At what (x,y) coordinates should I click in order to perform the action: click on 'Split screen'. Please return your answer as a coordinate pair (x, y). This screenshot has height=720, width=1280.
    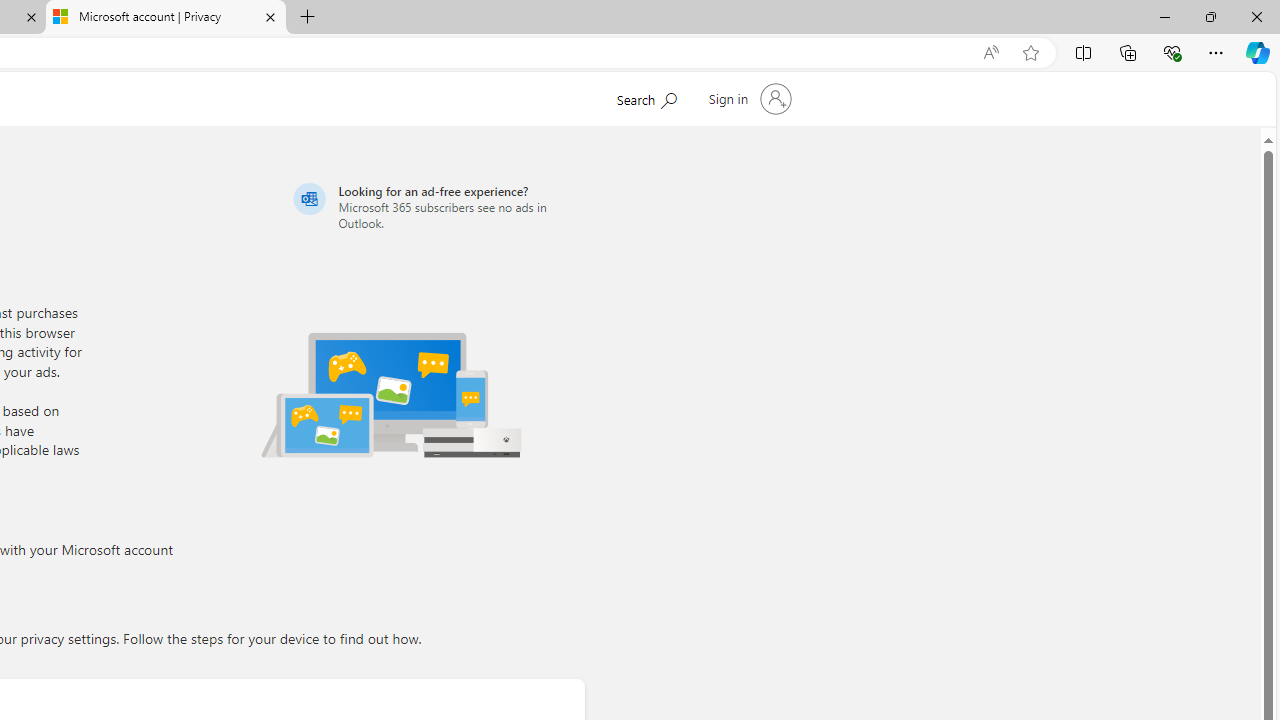
    Looking at the image, I should click on (1082, 51).